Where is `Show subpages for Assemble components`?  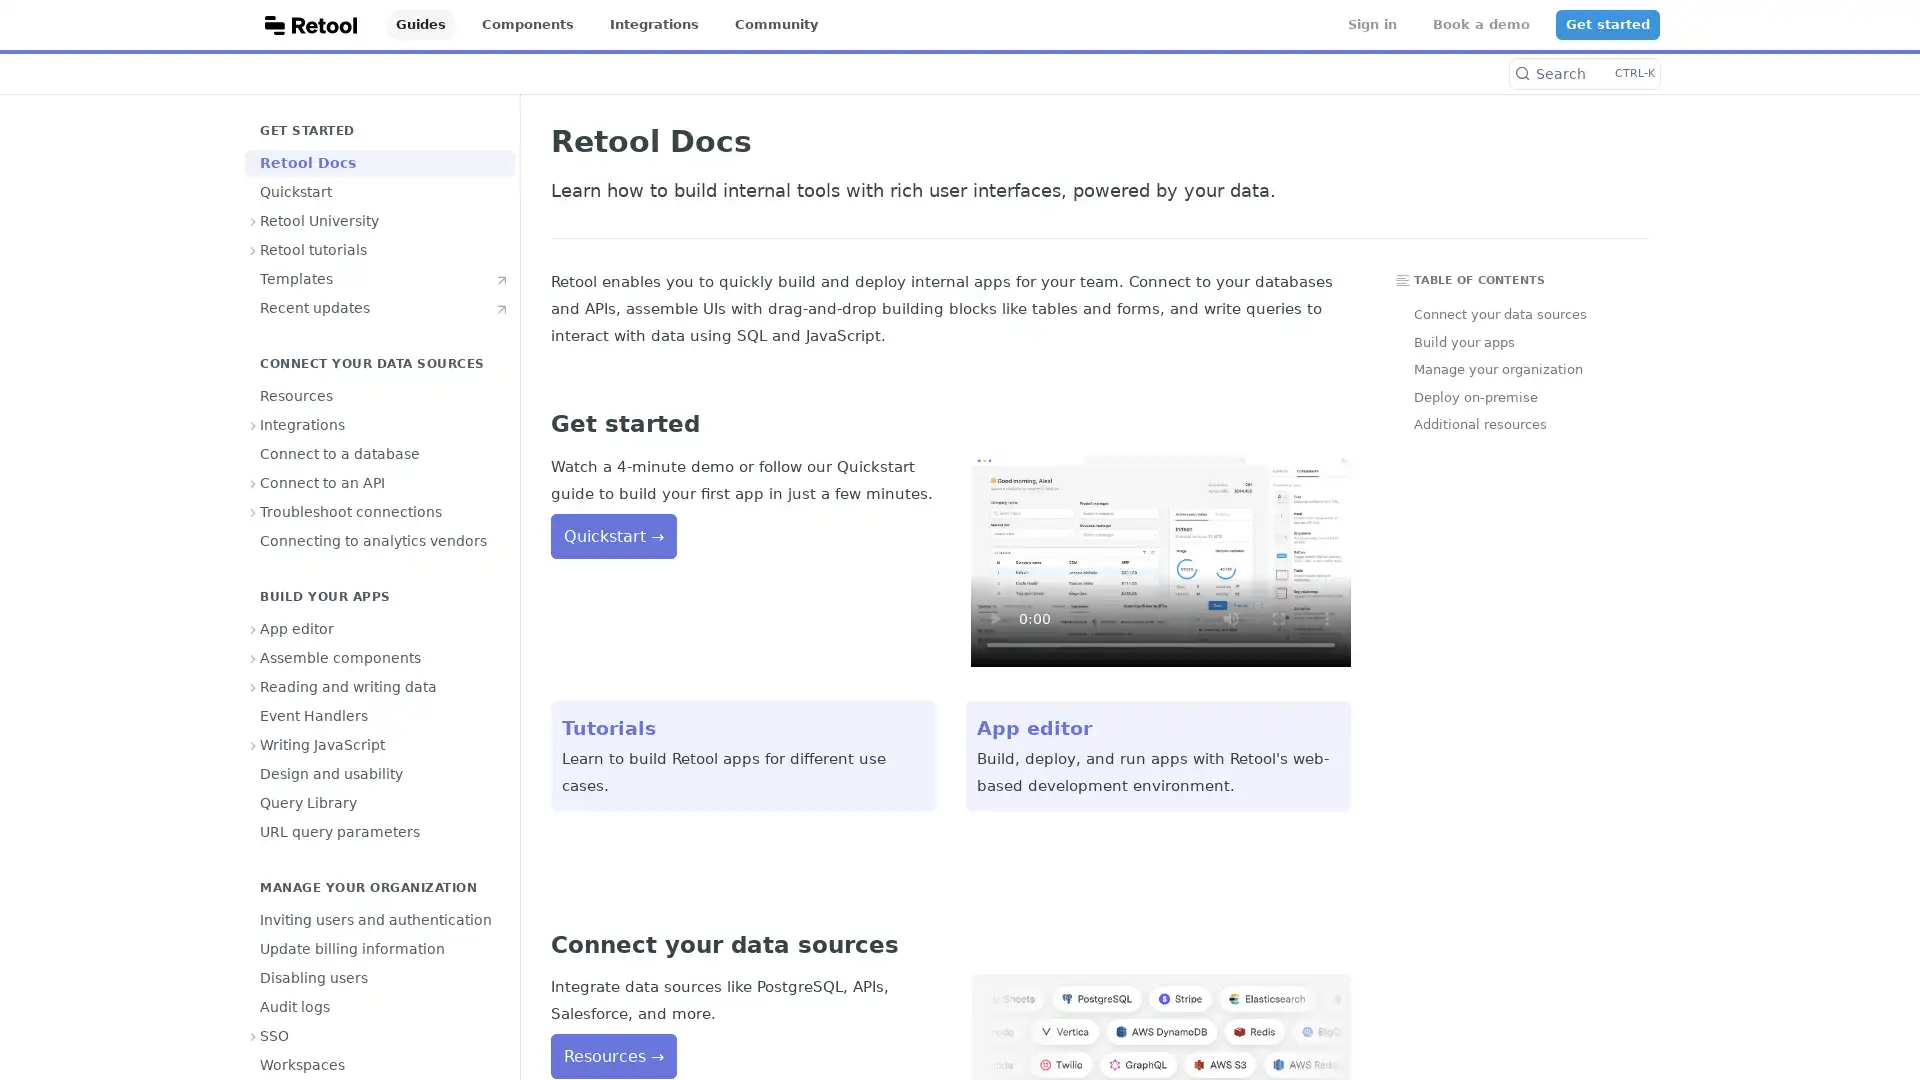
Show subpages for Assemble components is located at coordinates (253, 658).